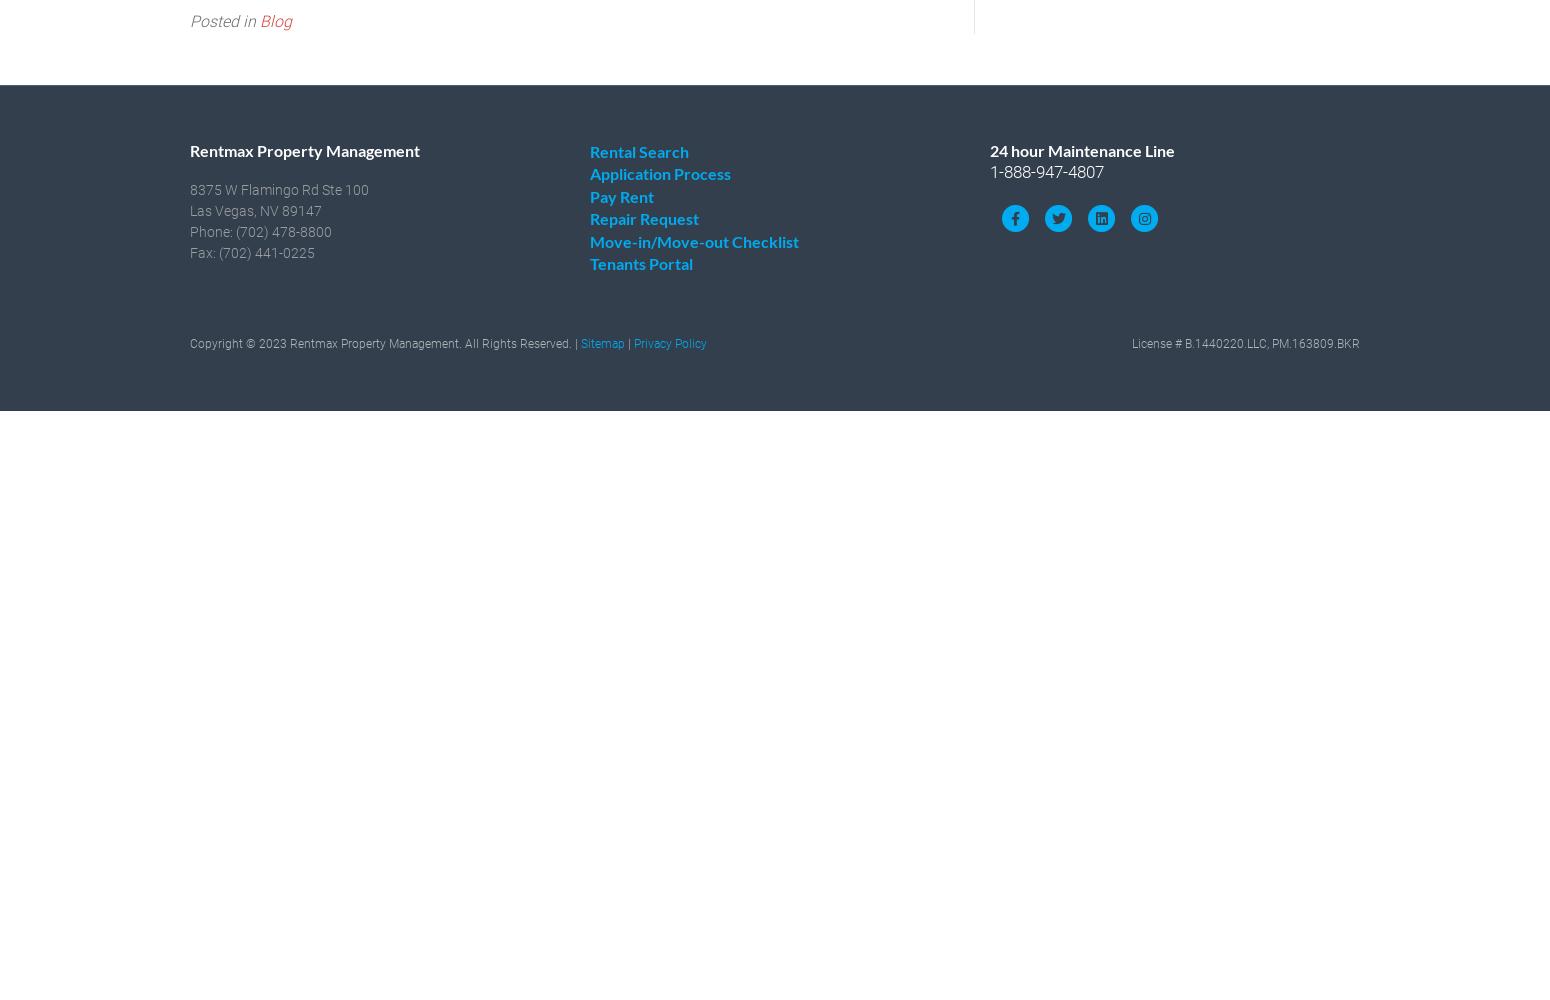 Image resolution: width=1550 pixels, height=1000 pixels. Describe the element at coordinates (669, 343) in the screenshot. I see `'Privacy Policy'` at that location.